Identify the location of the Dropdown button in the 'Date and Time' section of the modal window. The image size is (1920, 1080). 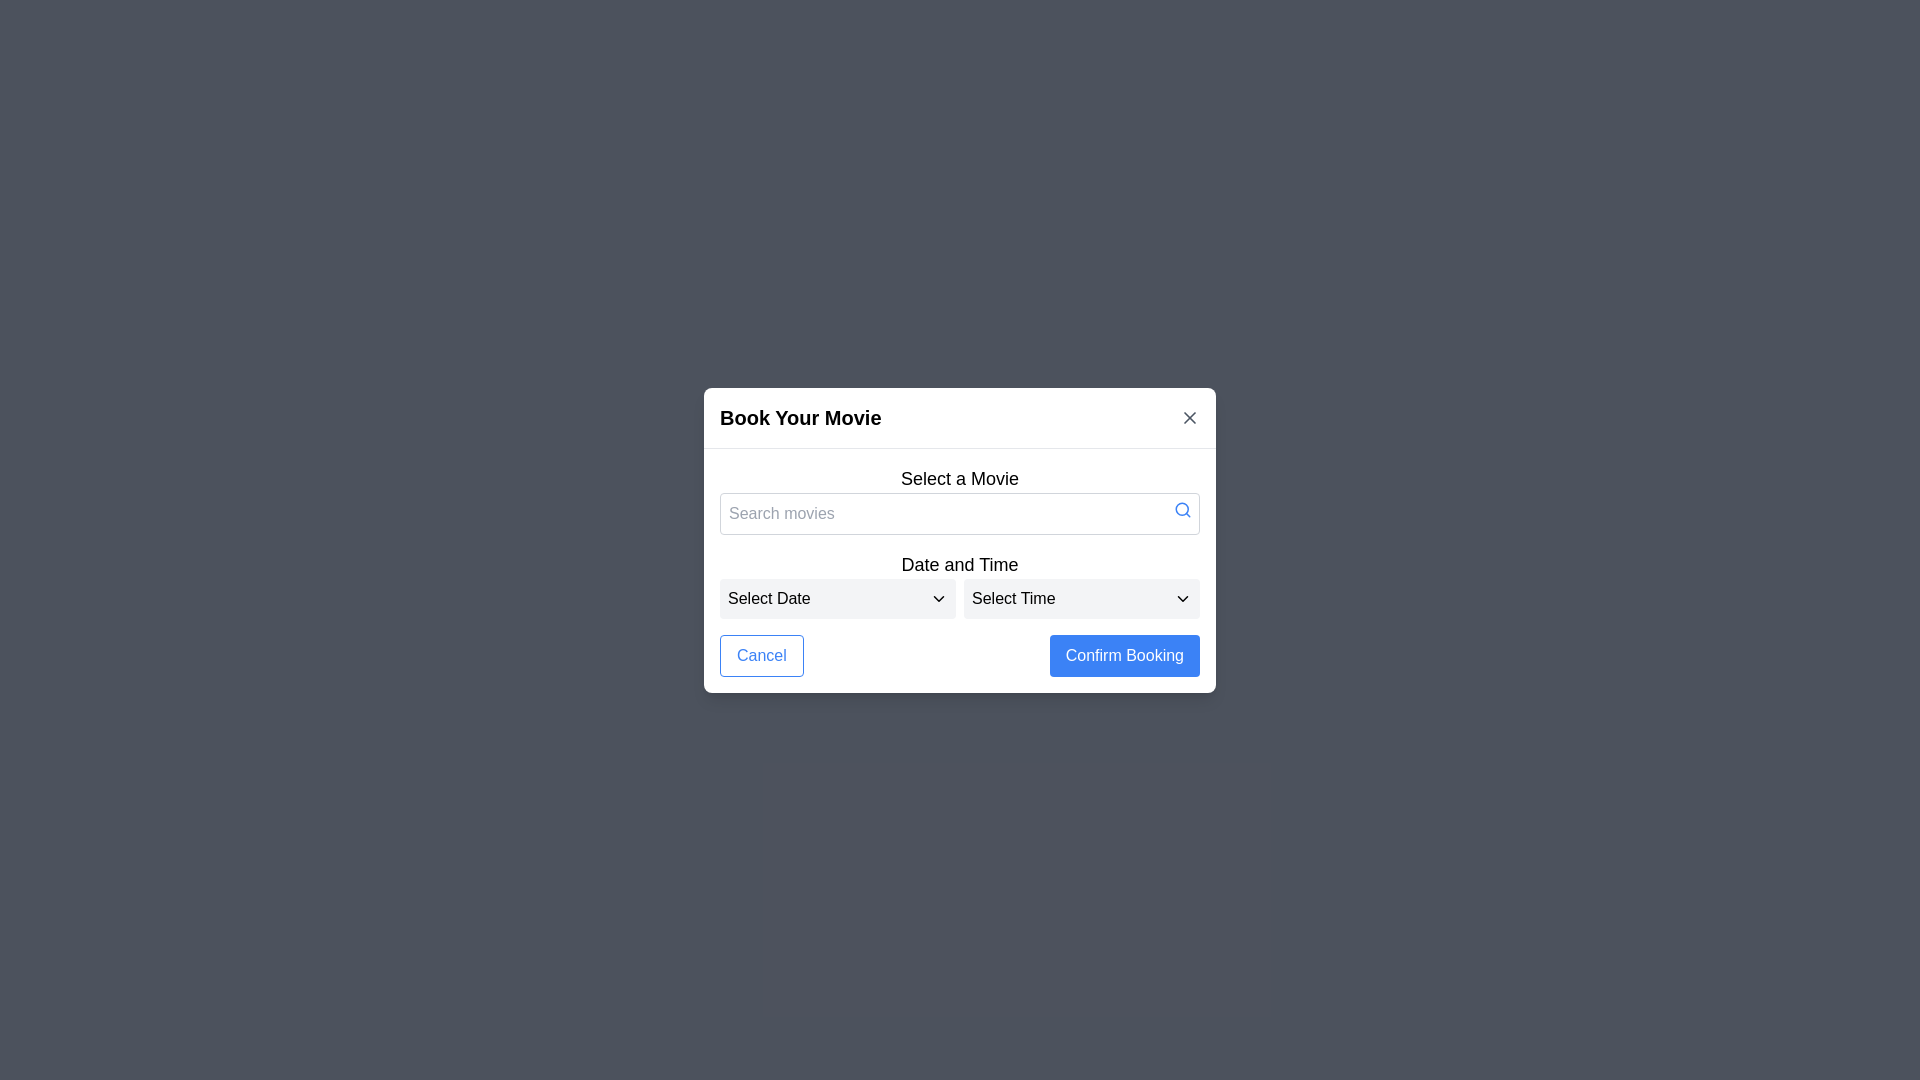
(838, 596).